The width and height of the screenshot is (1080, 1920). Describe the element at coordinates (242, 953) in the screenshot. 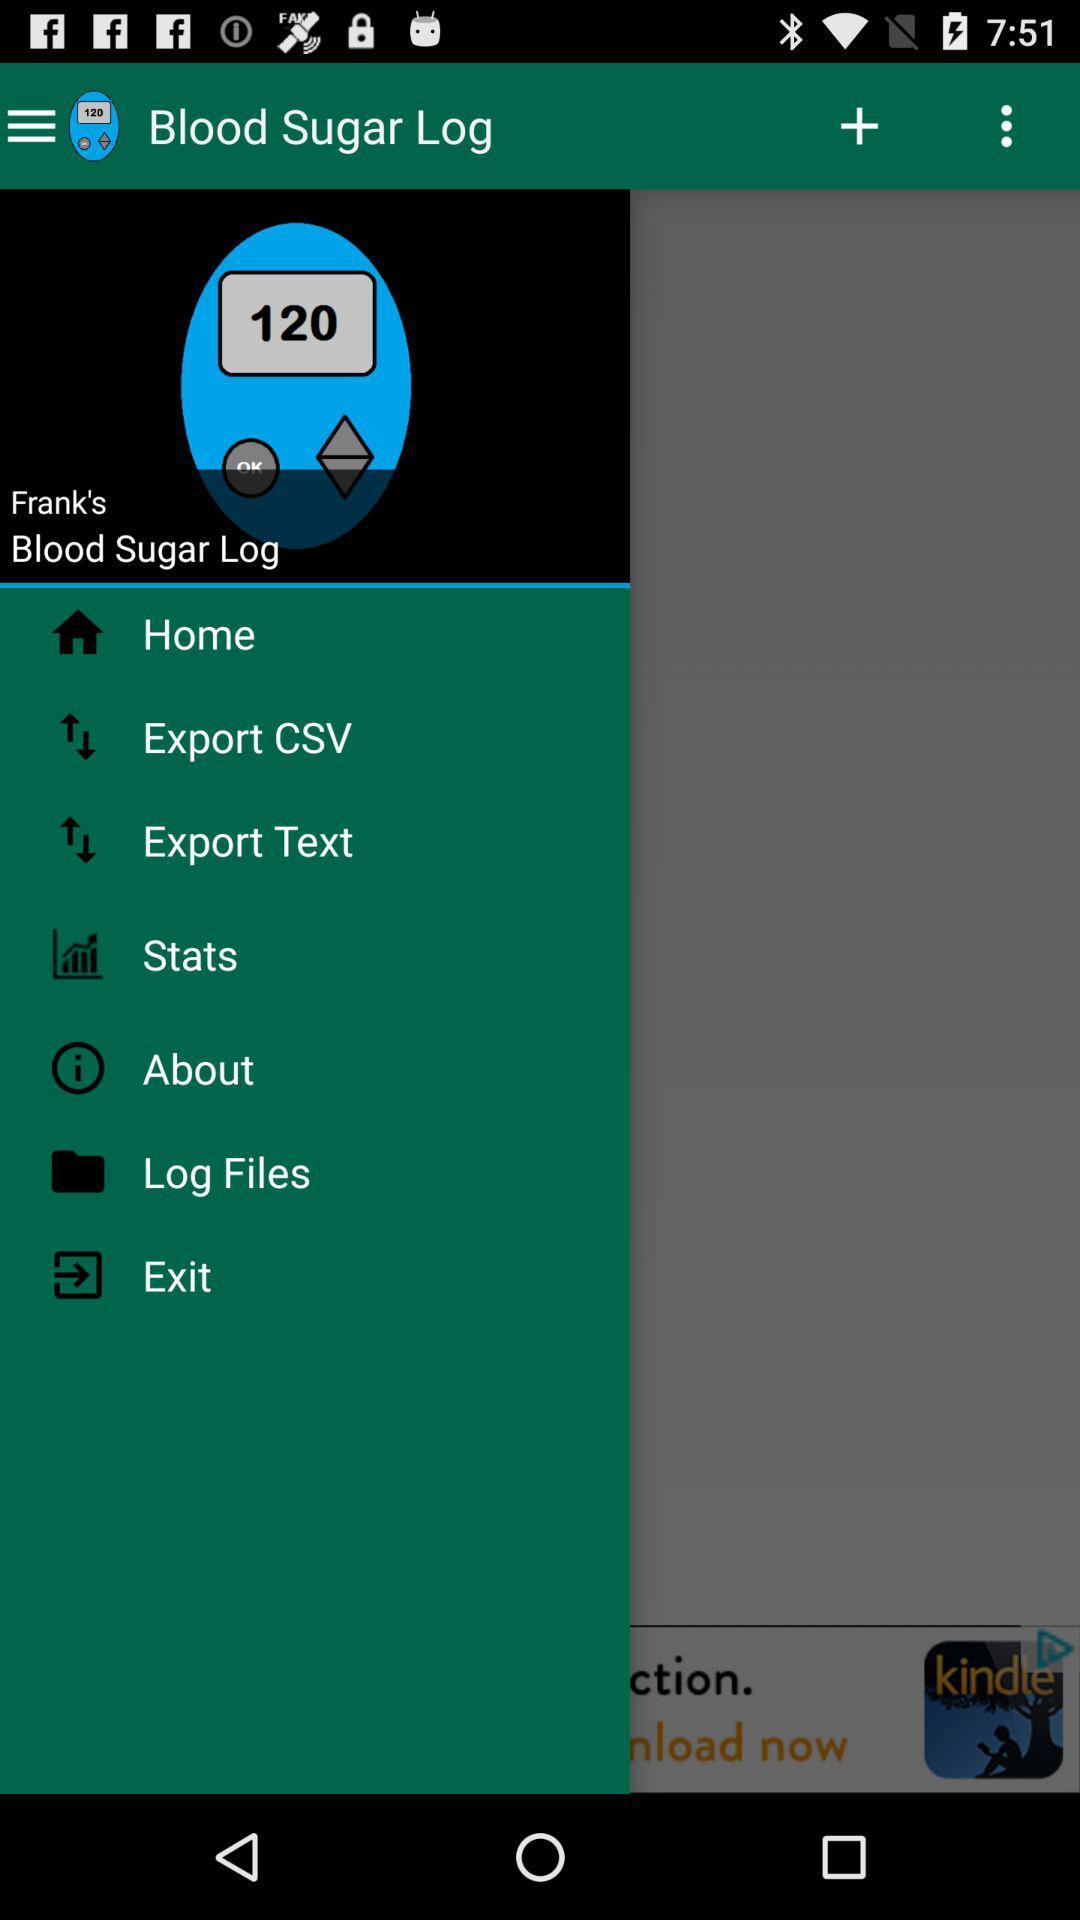

I see `the stats` at that location.